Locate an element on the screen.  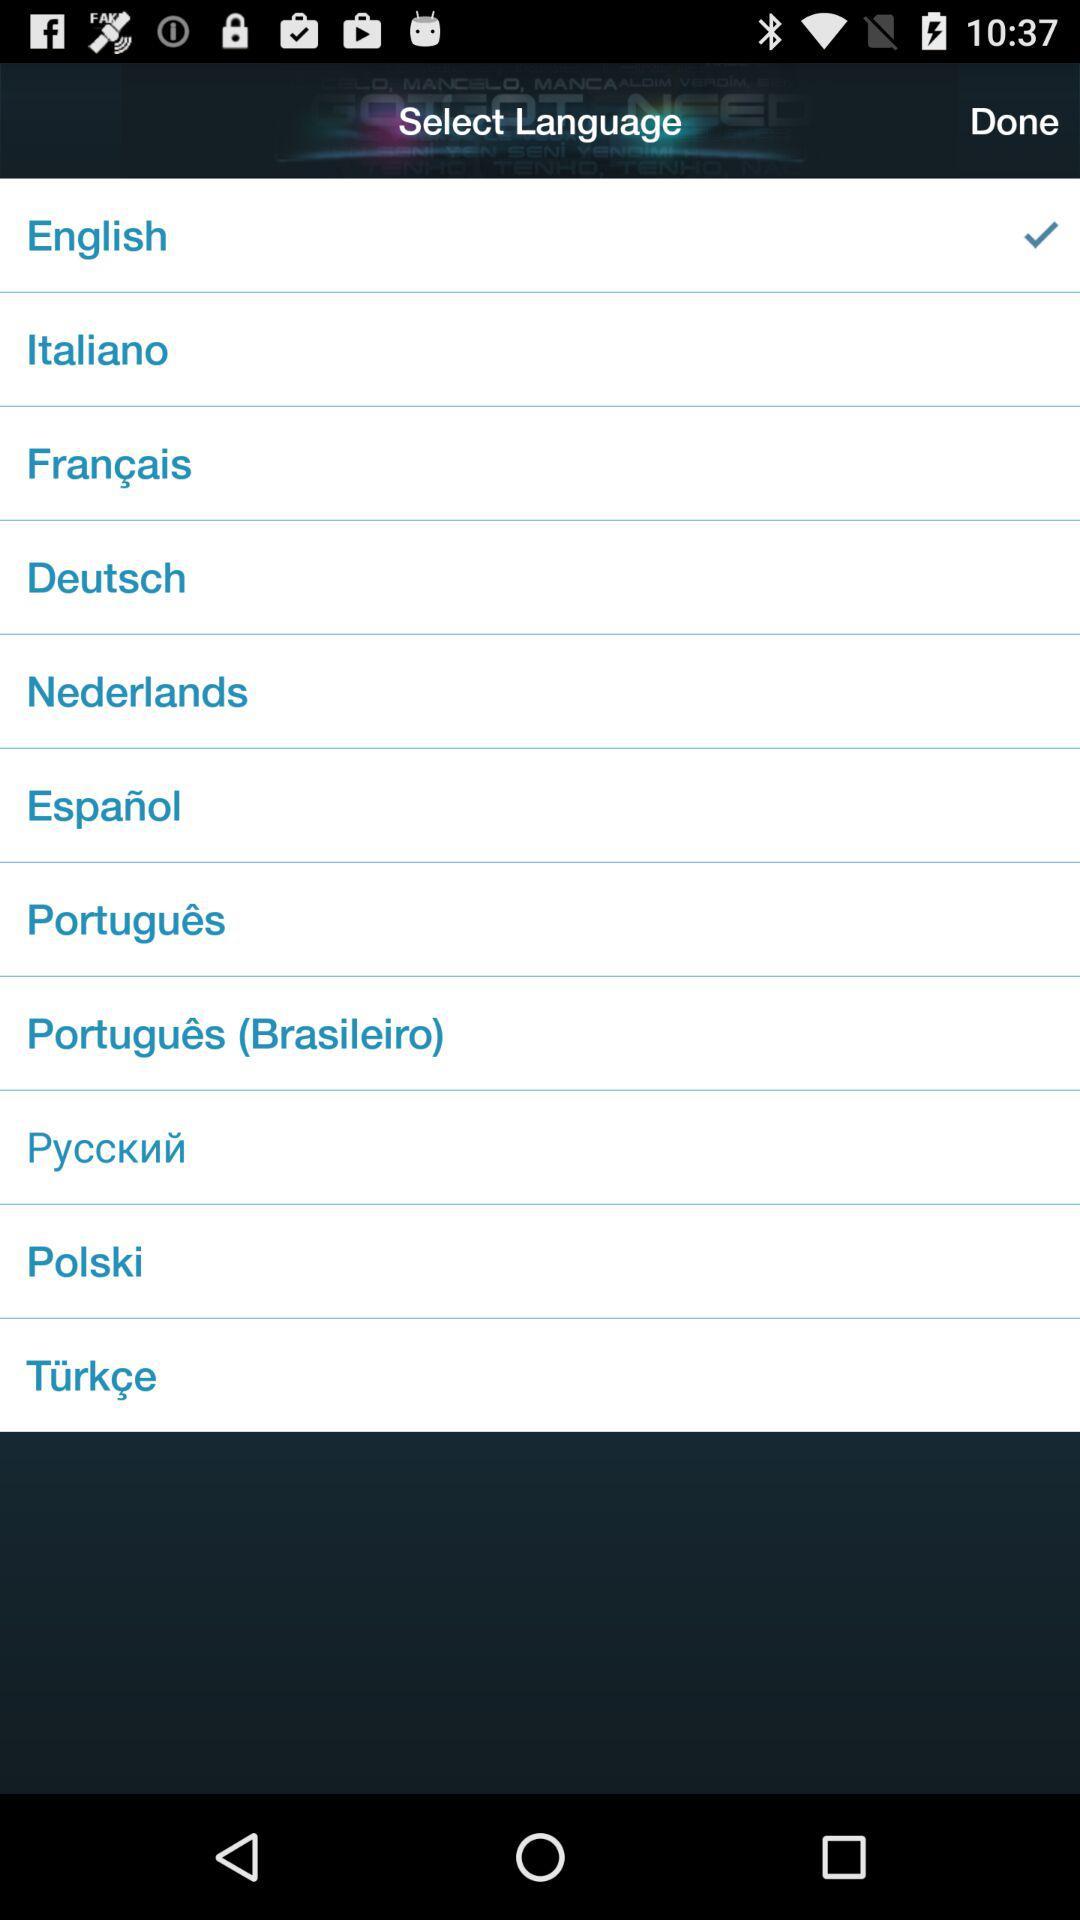
deutsch checkbox is located at coordinates (540, 576).